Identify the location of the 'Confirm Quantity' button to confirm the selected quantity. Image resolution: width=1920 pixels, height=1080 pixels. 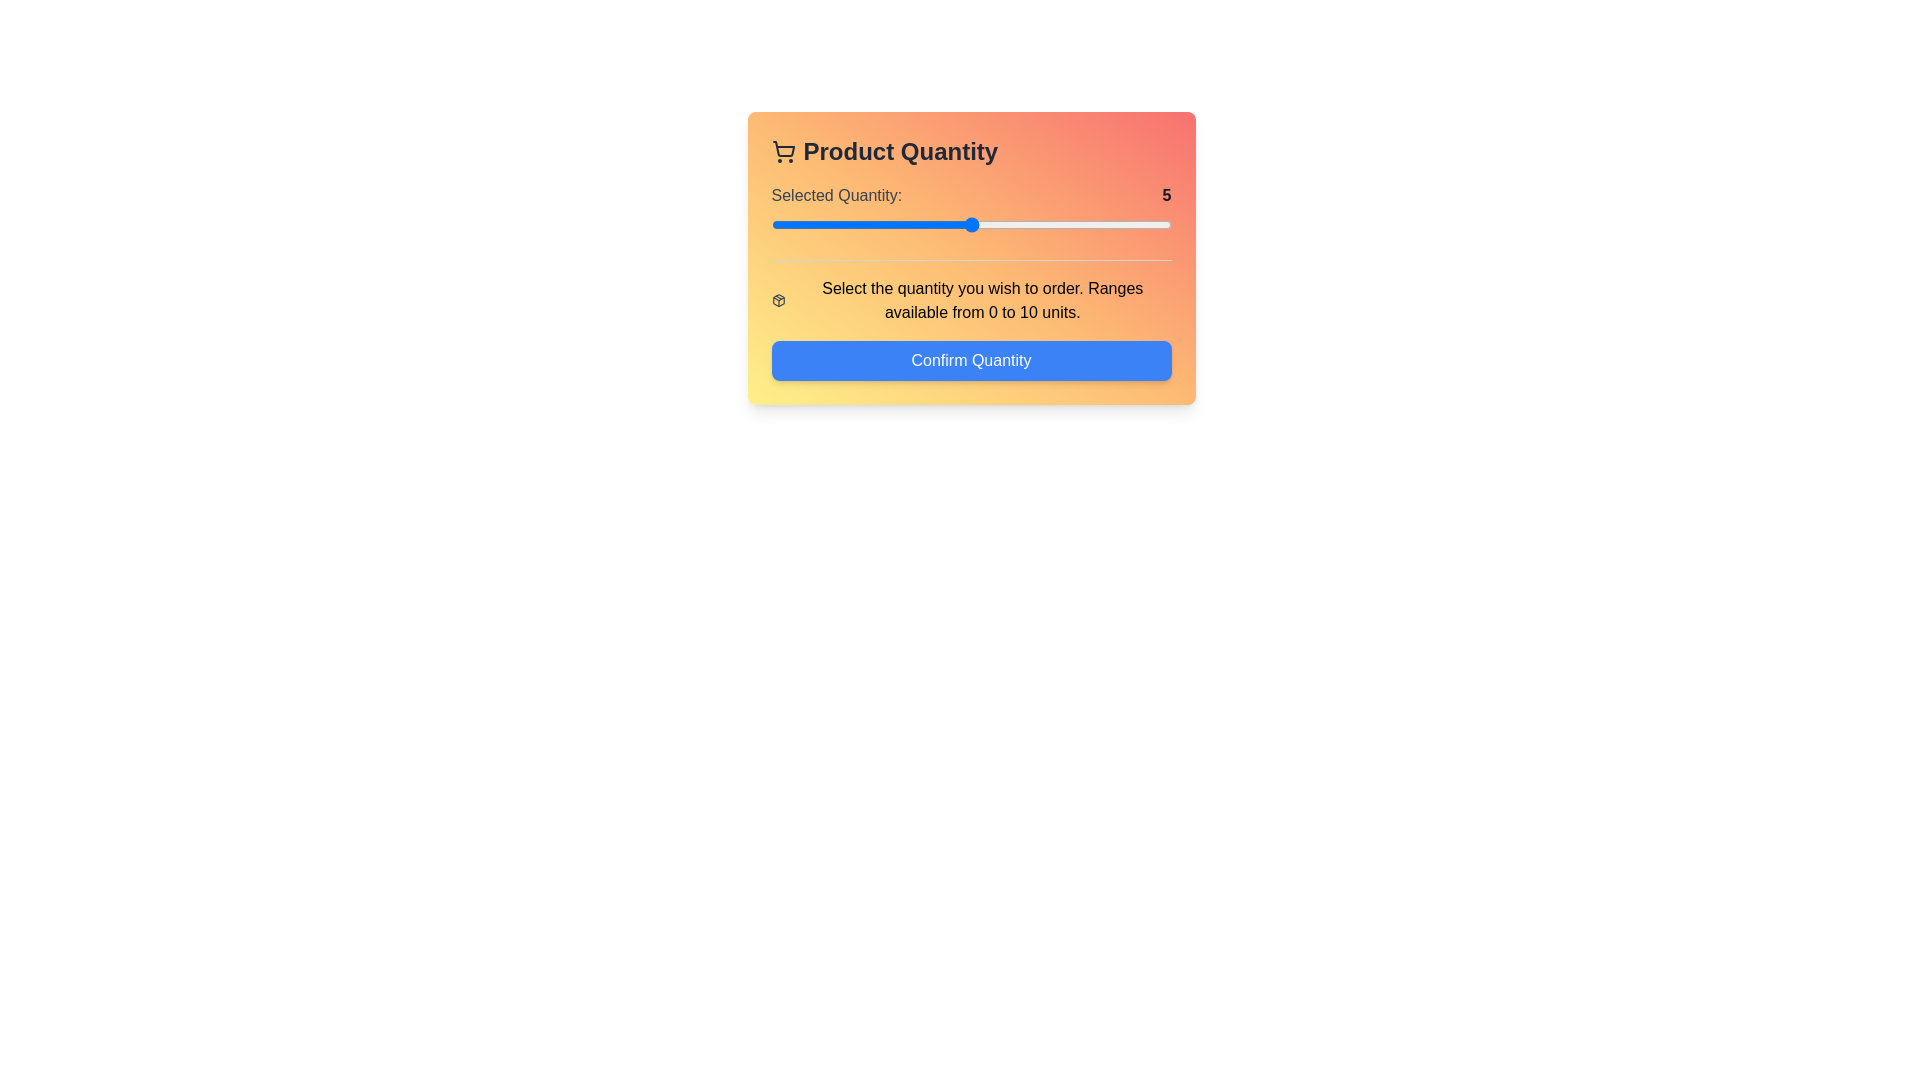
(971, 361).